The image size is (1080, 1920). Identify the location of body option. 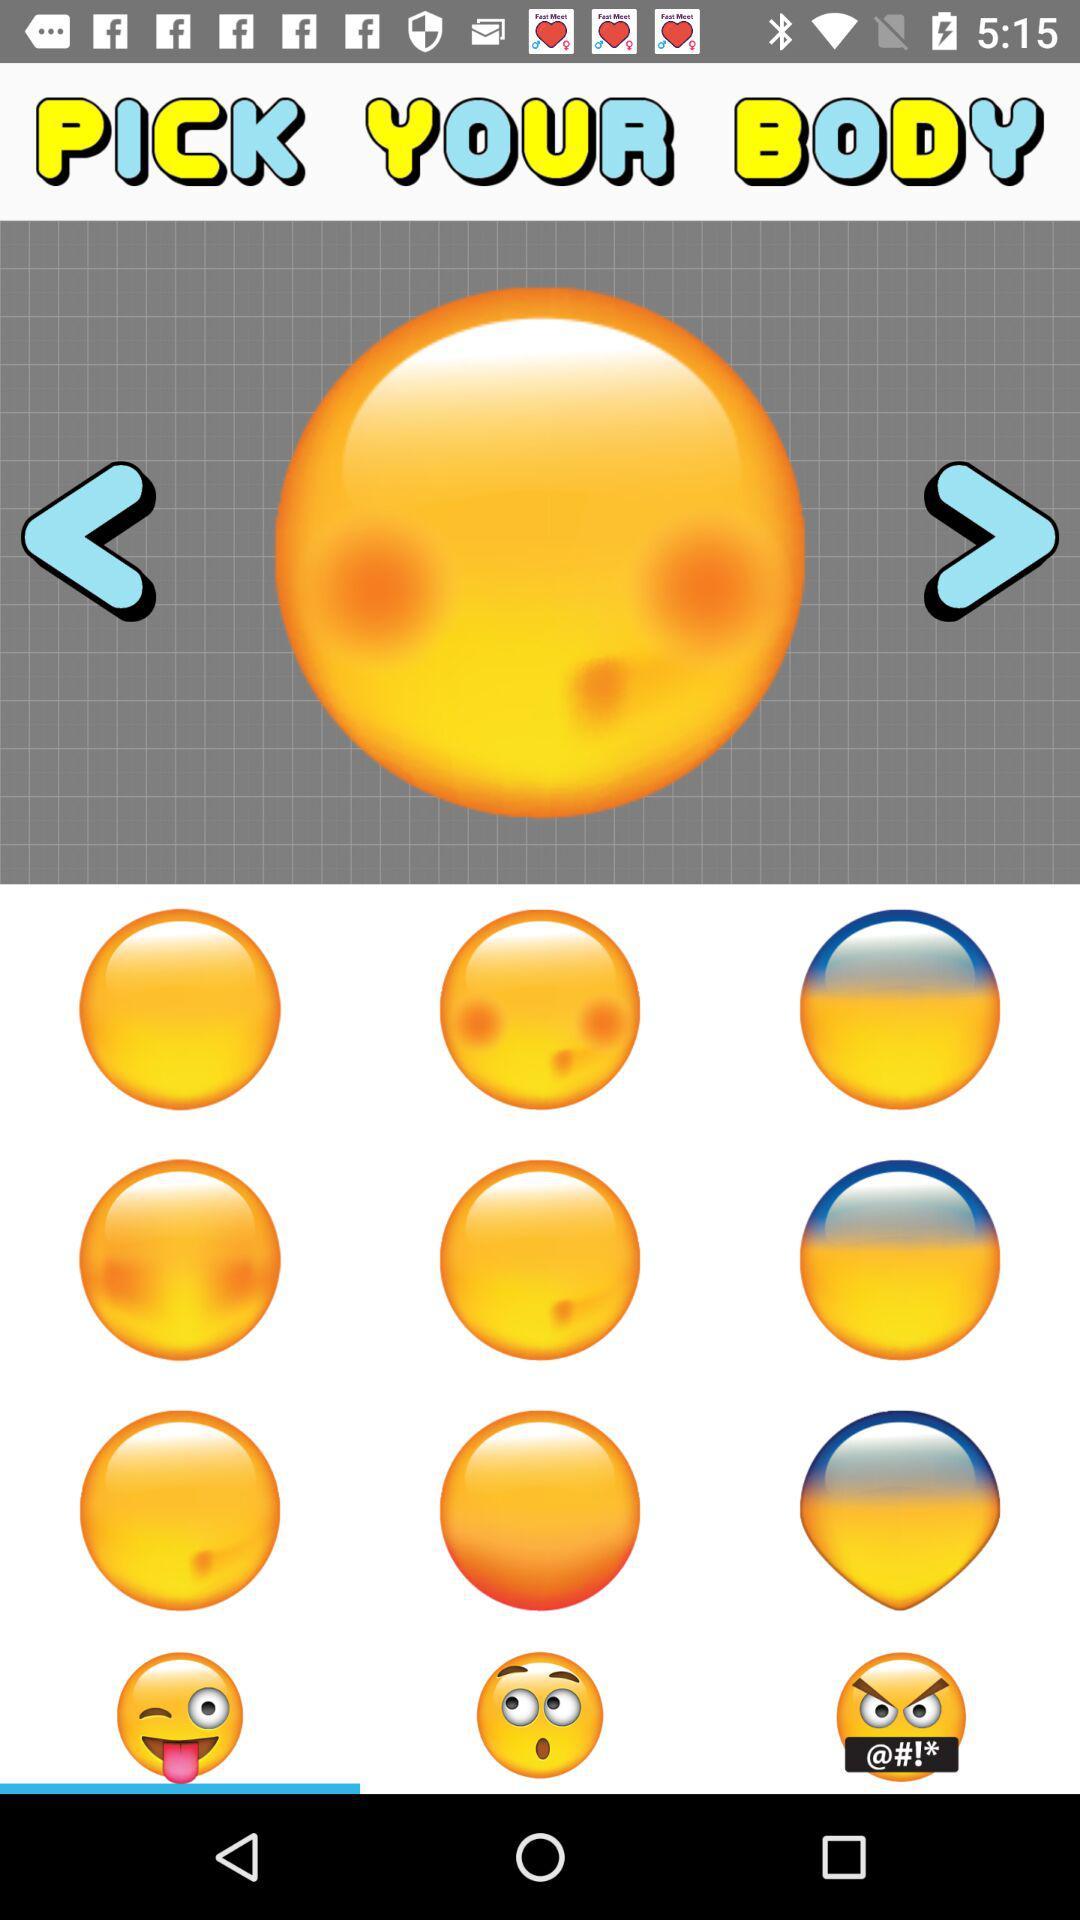
(540, 1009).